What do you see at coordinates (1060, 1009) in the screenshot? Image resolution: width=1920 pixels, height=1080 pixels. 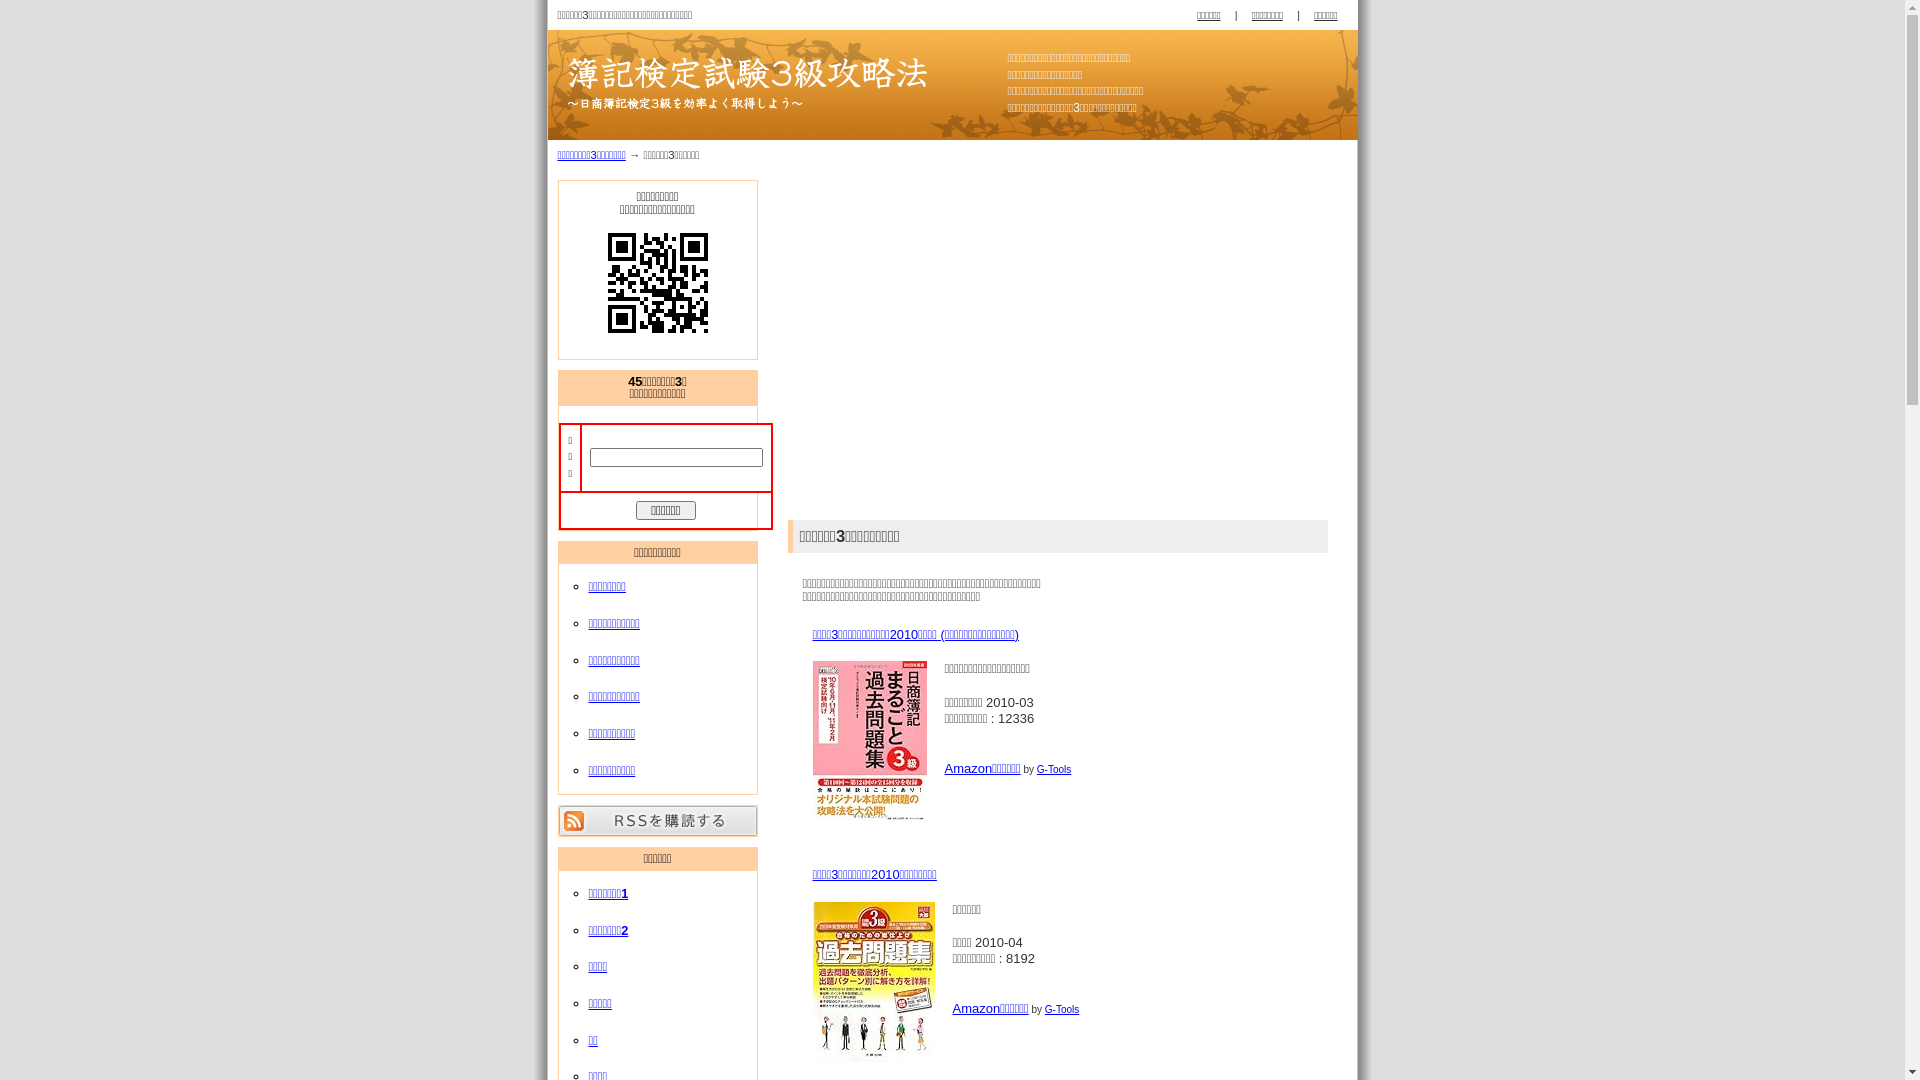 I see `'G-Tools'` at bounding box center [1060, 1009].